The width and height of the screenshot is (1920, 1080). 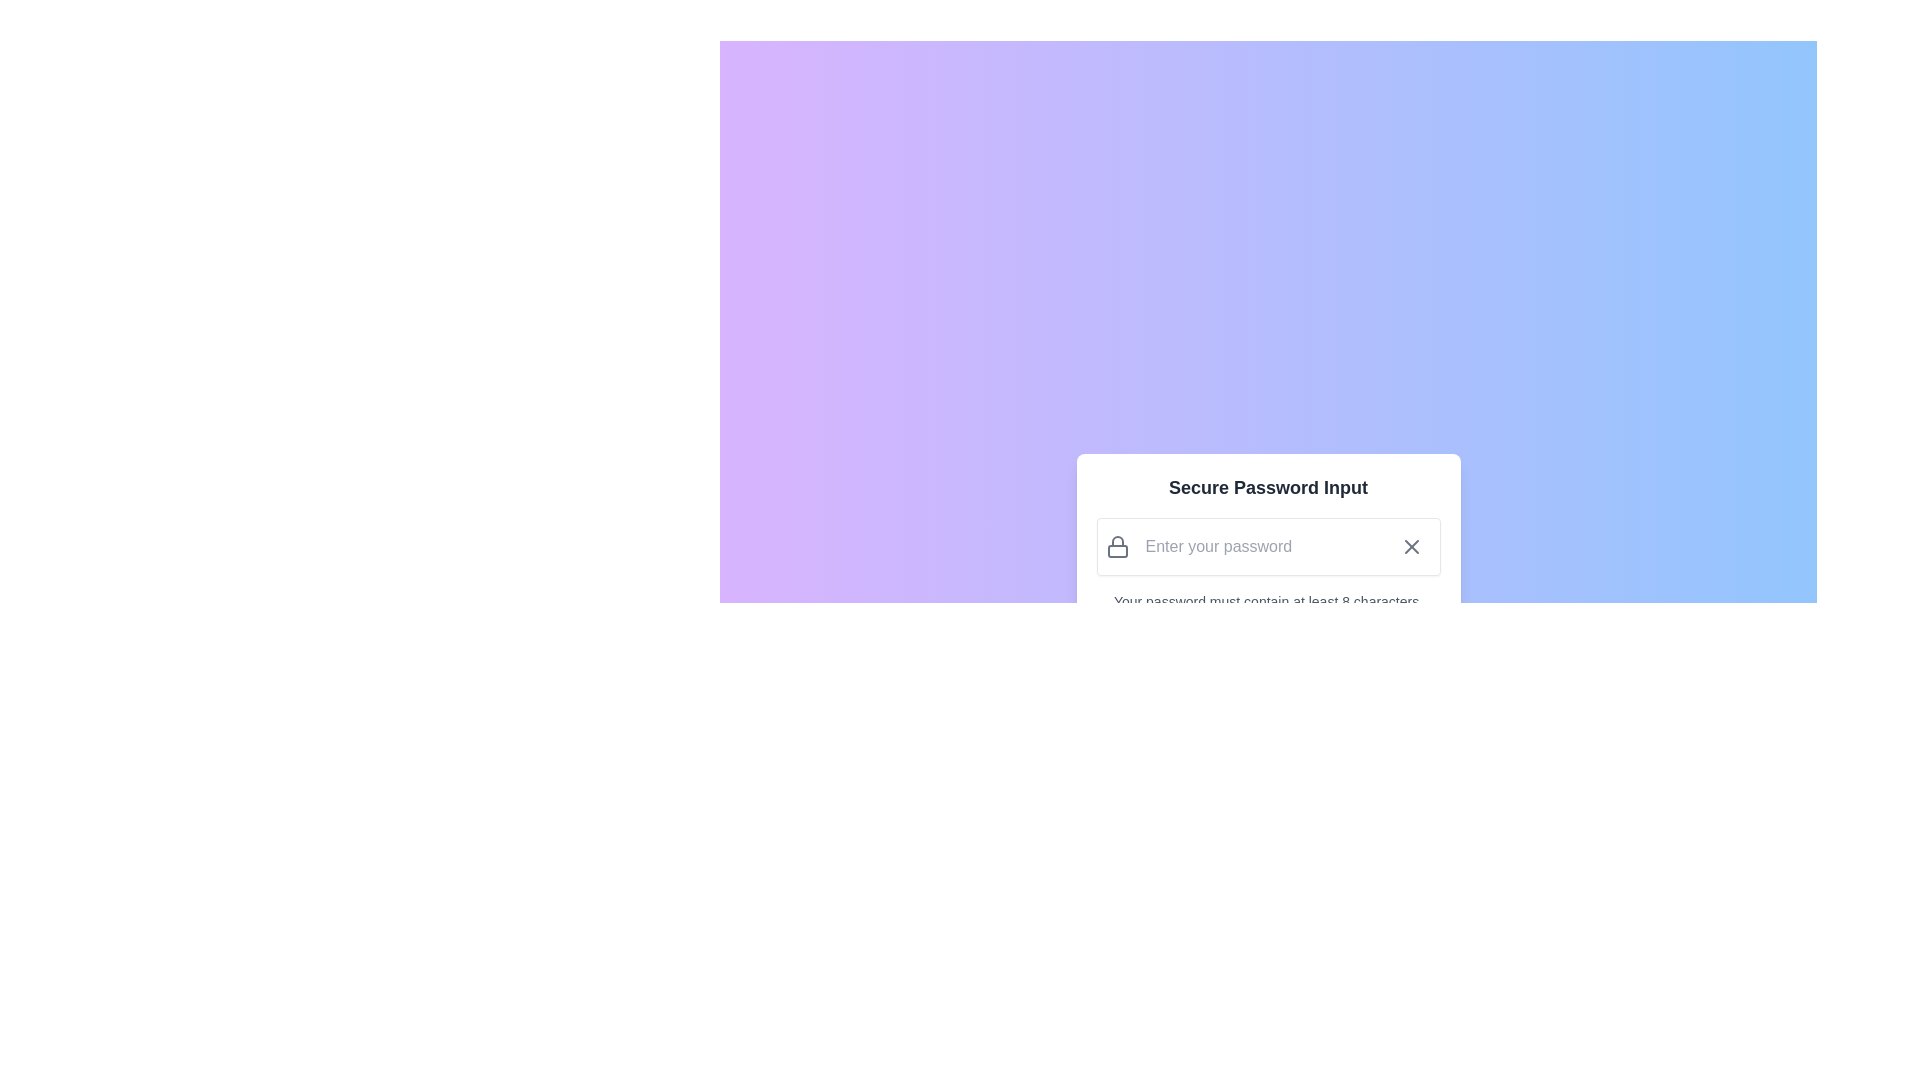 I want to click on the 'X' icon, which is a visually sharp icon with two diagonally crossing lines, styled in gray, located near the right edge of the password input field labeled 'Secure Password Input', to clear the input, so click(x=1410, y=547).